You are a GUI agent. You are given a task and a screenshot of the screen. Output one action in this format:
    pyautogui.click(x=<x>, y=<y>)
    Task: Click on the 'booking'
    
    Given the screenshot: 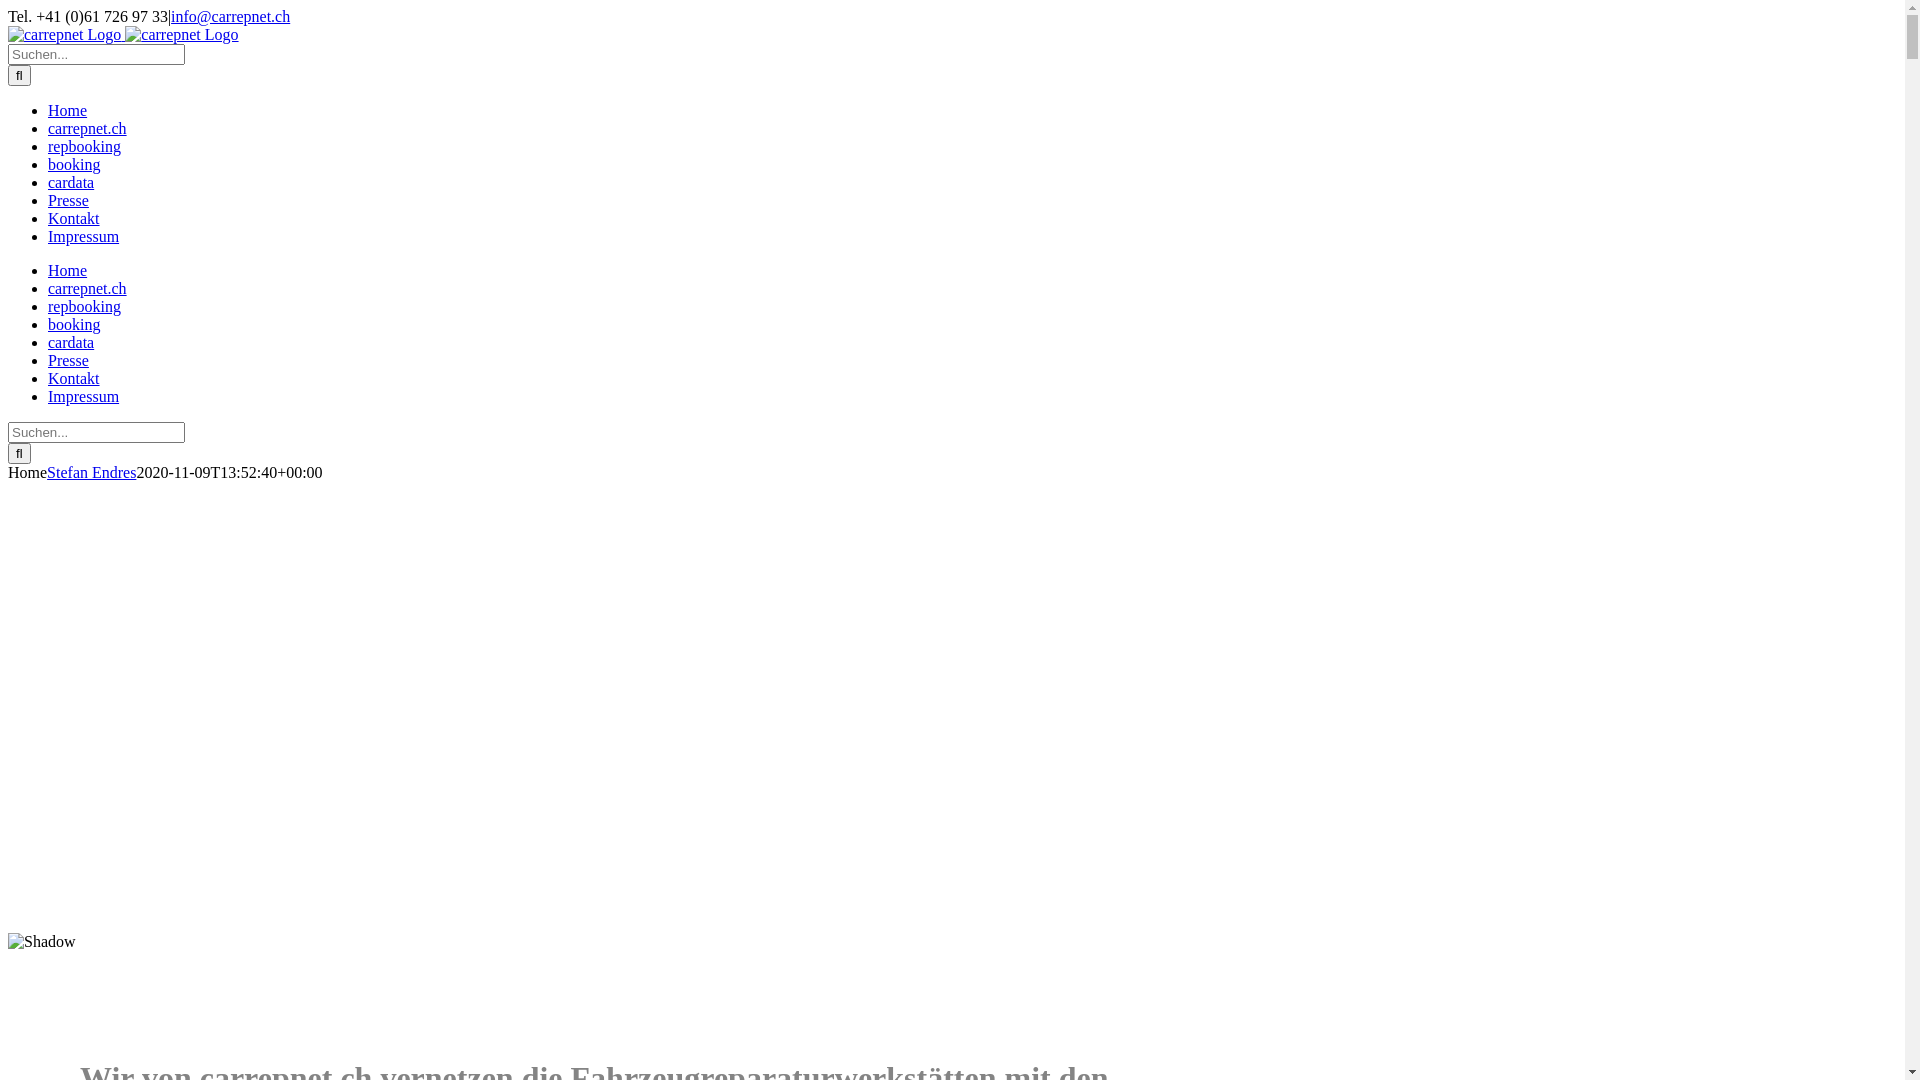 What is the action you would take?
    pyautogui.click(x=73, y=323)
    